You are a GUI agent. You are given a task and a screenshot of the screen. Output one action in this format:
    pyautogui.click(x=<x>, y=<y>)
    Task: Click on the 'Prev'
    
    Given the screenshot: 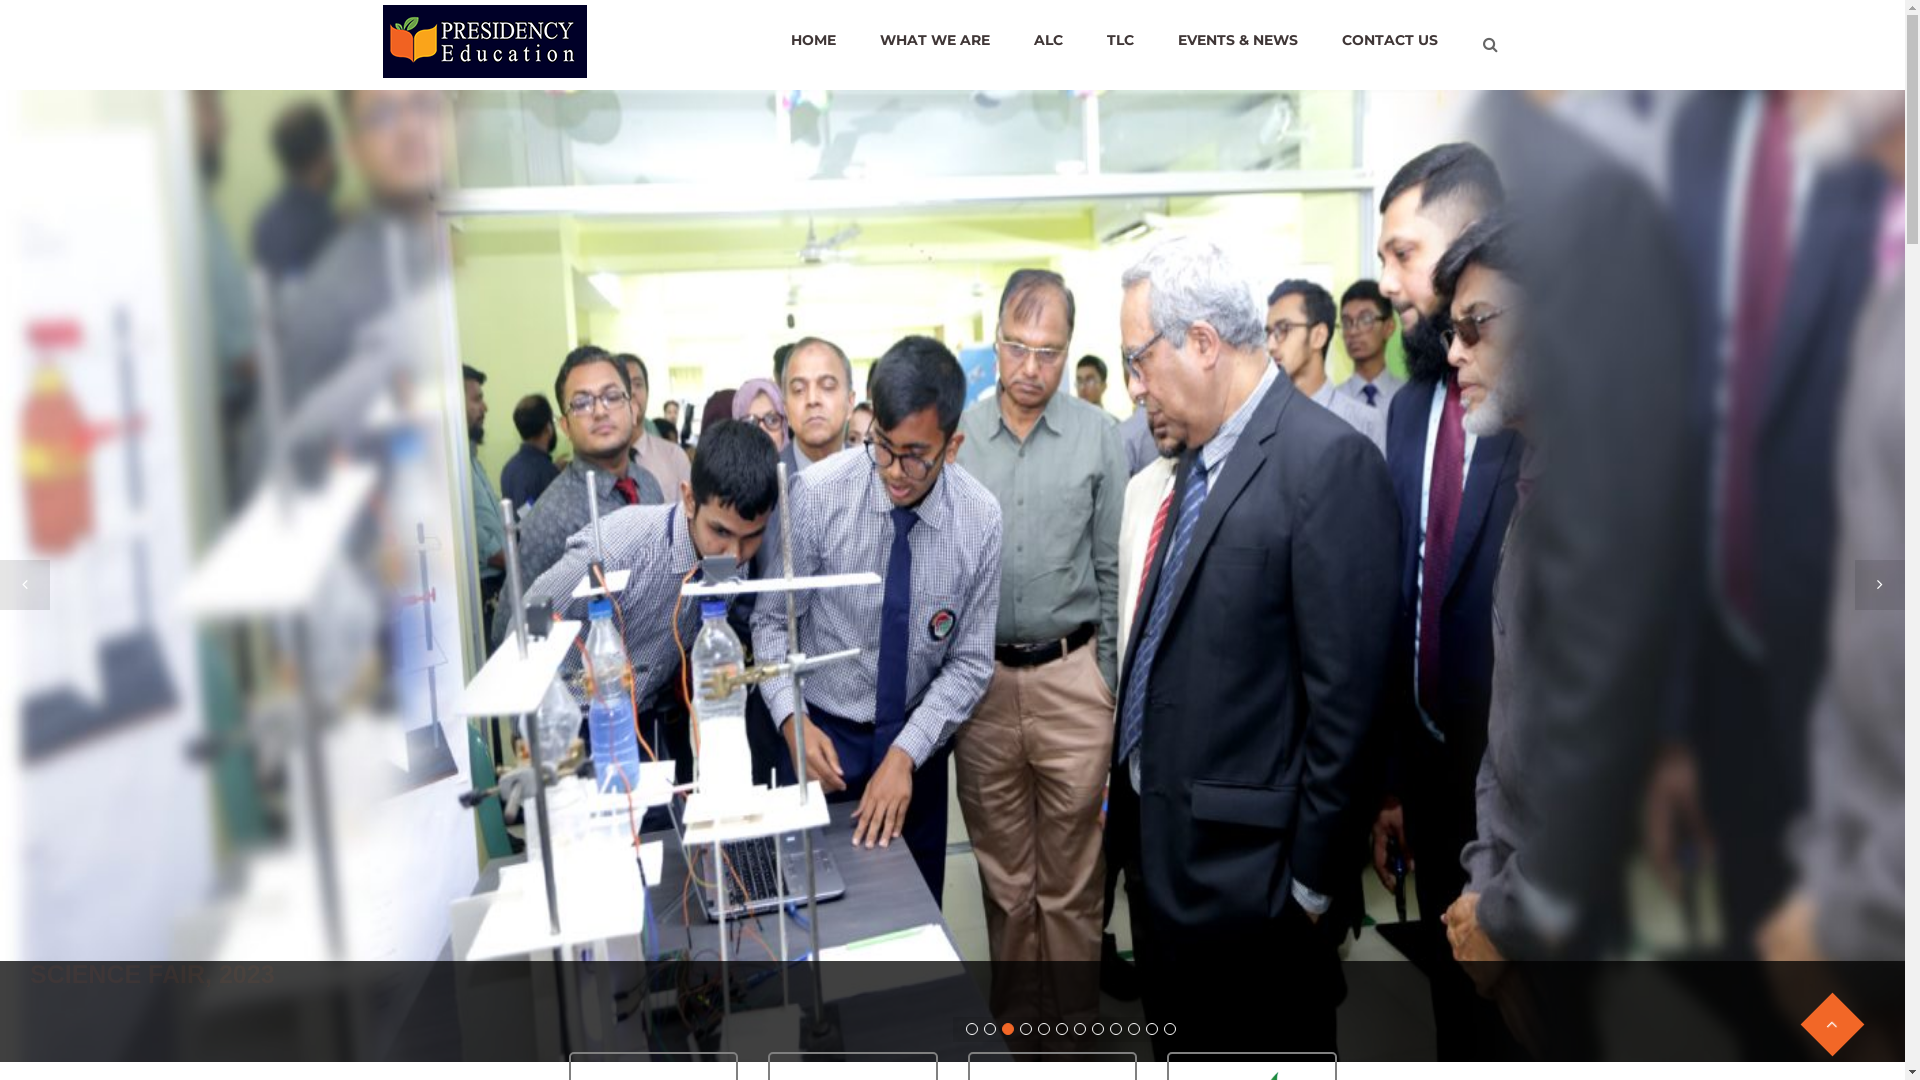 What is the action you would take?
    pyautogui.click(x=24, y=585)
    